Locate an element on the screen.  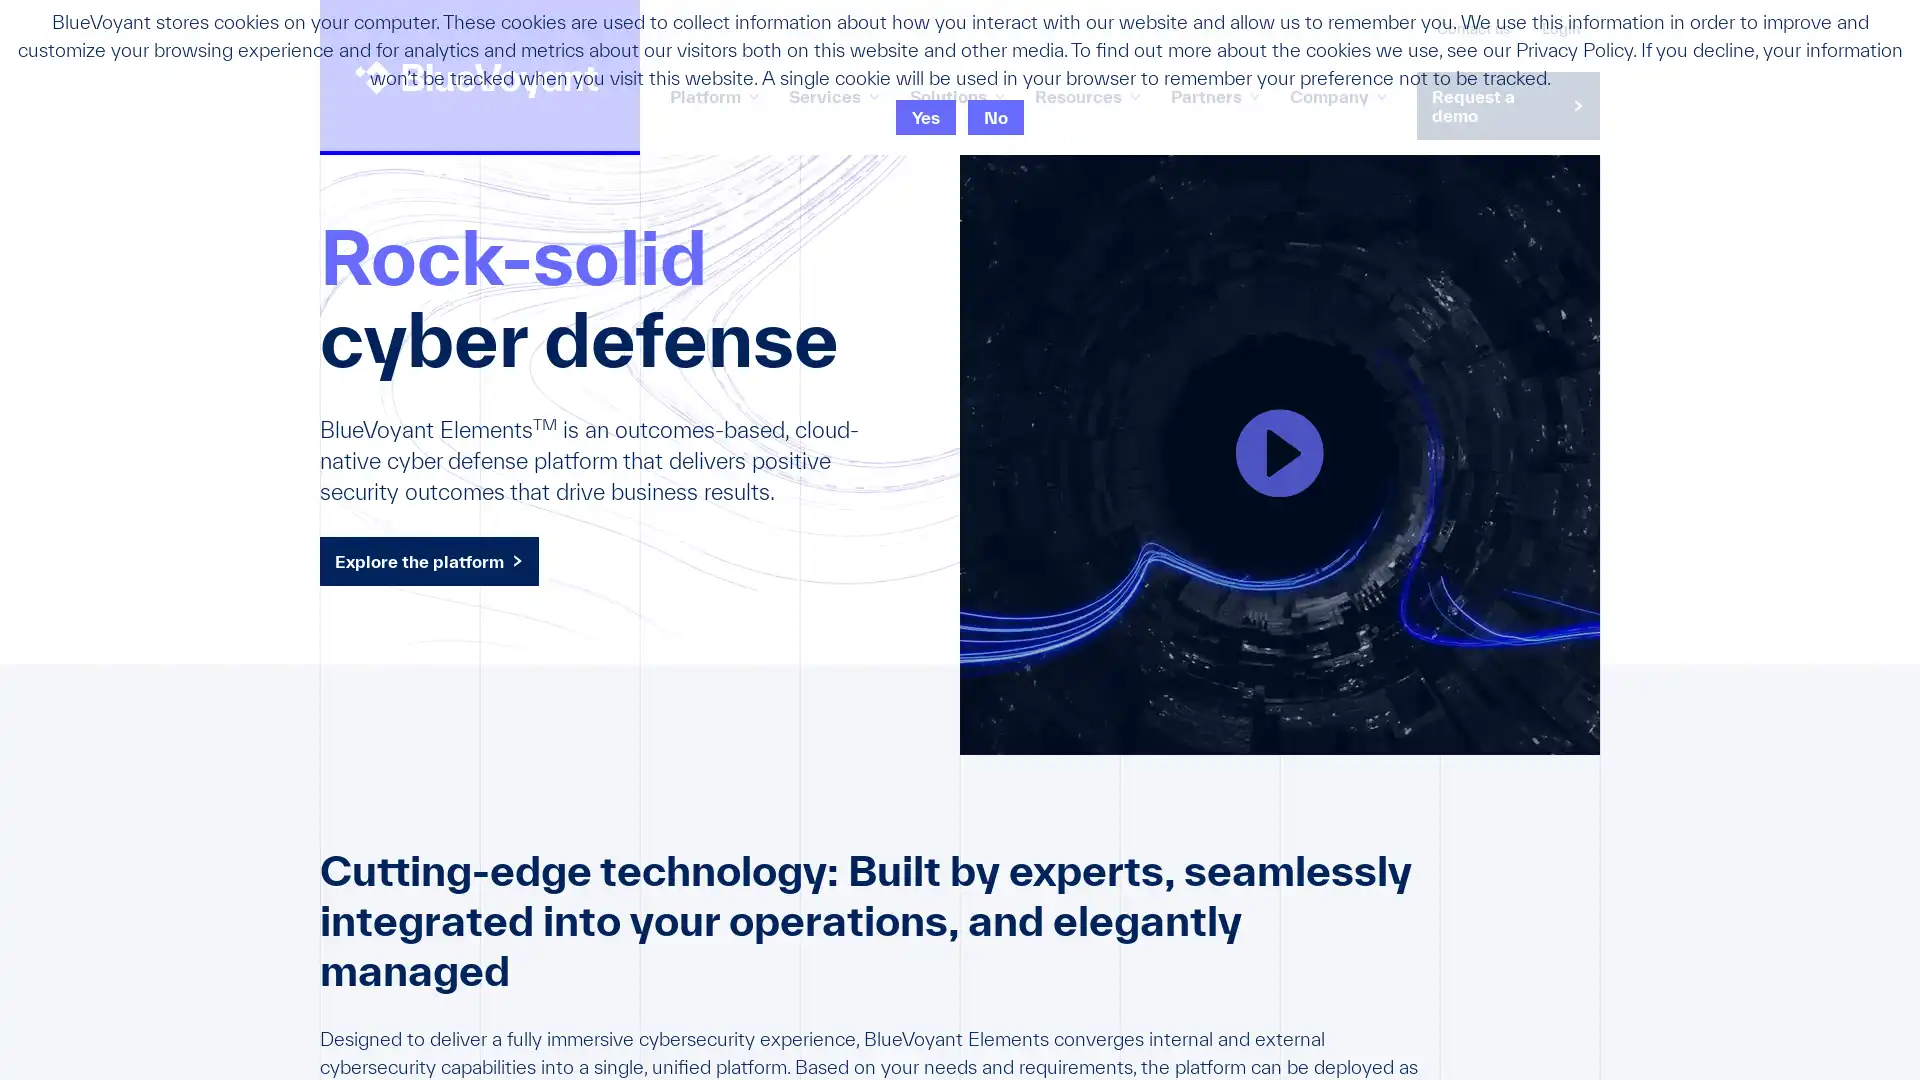
Play is located at coordinates (1280, 454).